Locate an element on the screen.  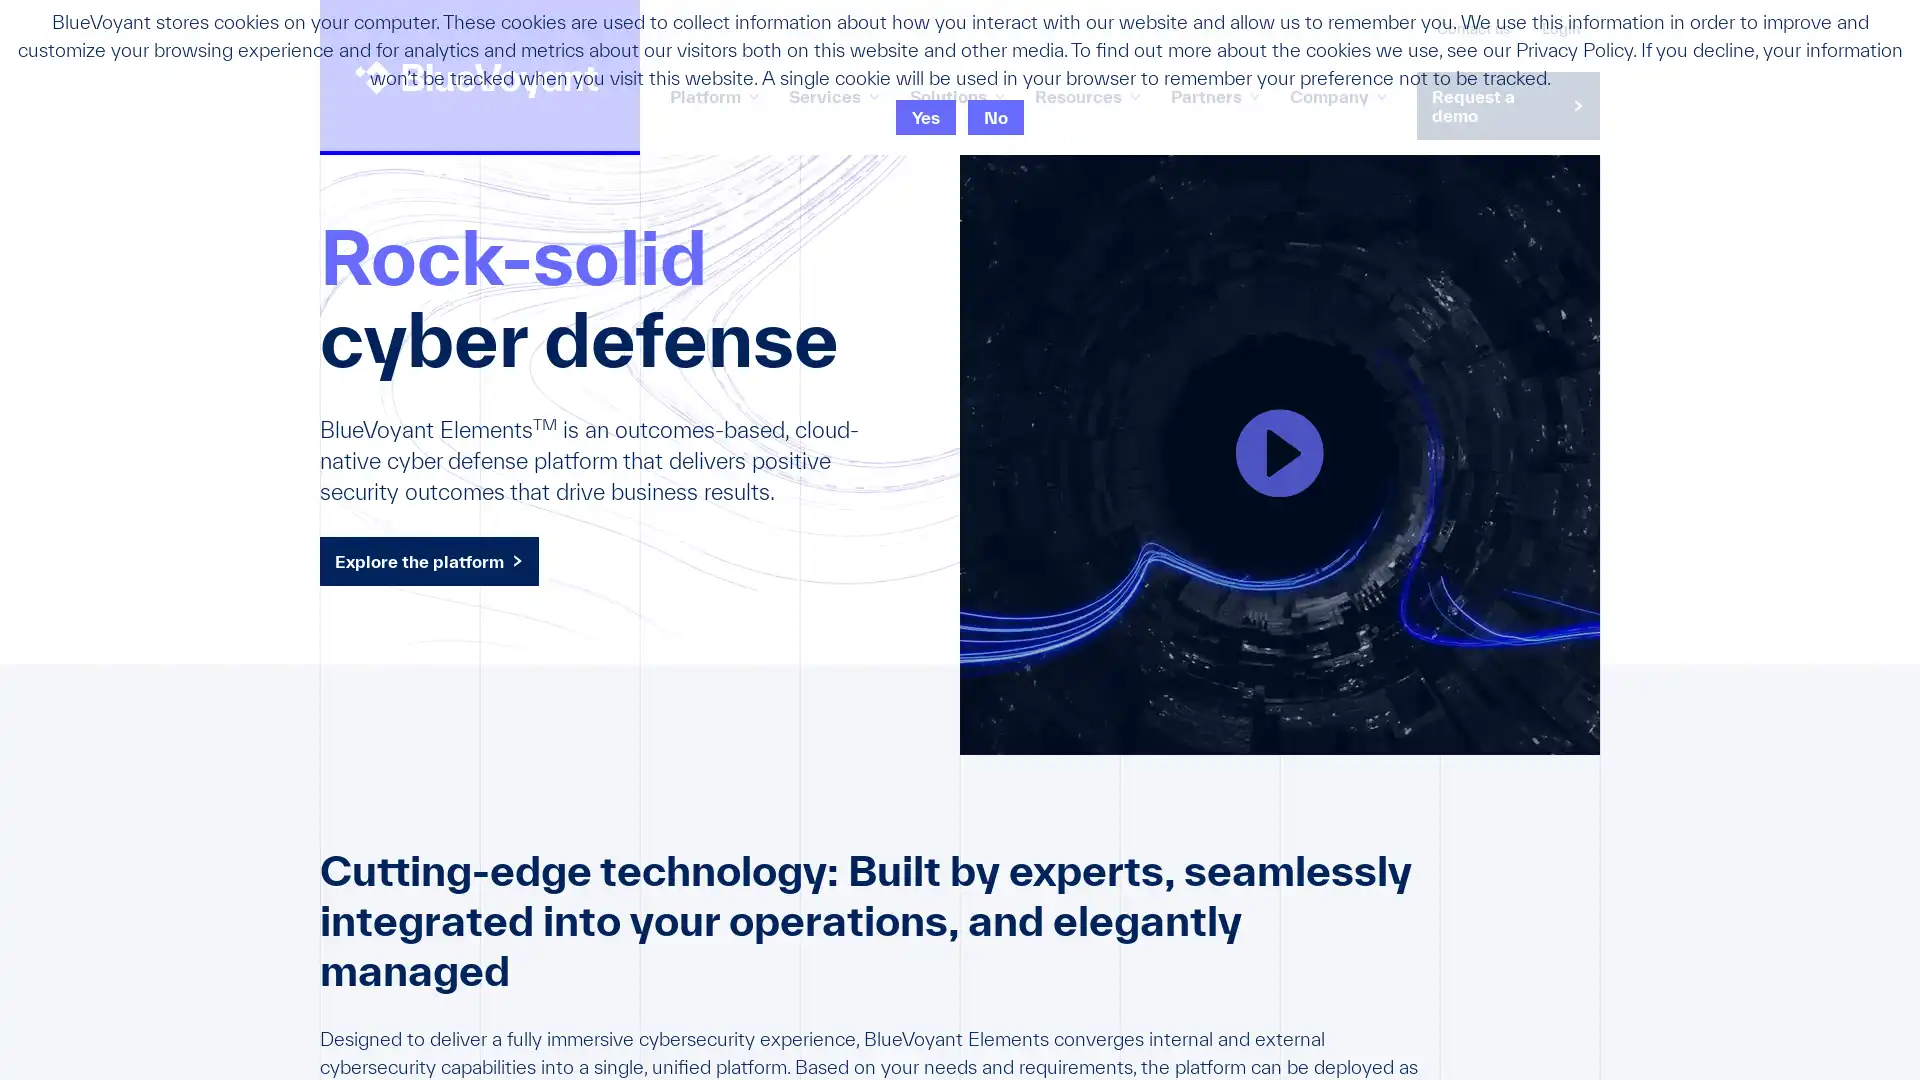
Play is located at coordinates (1280, 454).